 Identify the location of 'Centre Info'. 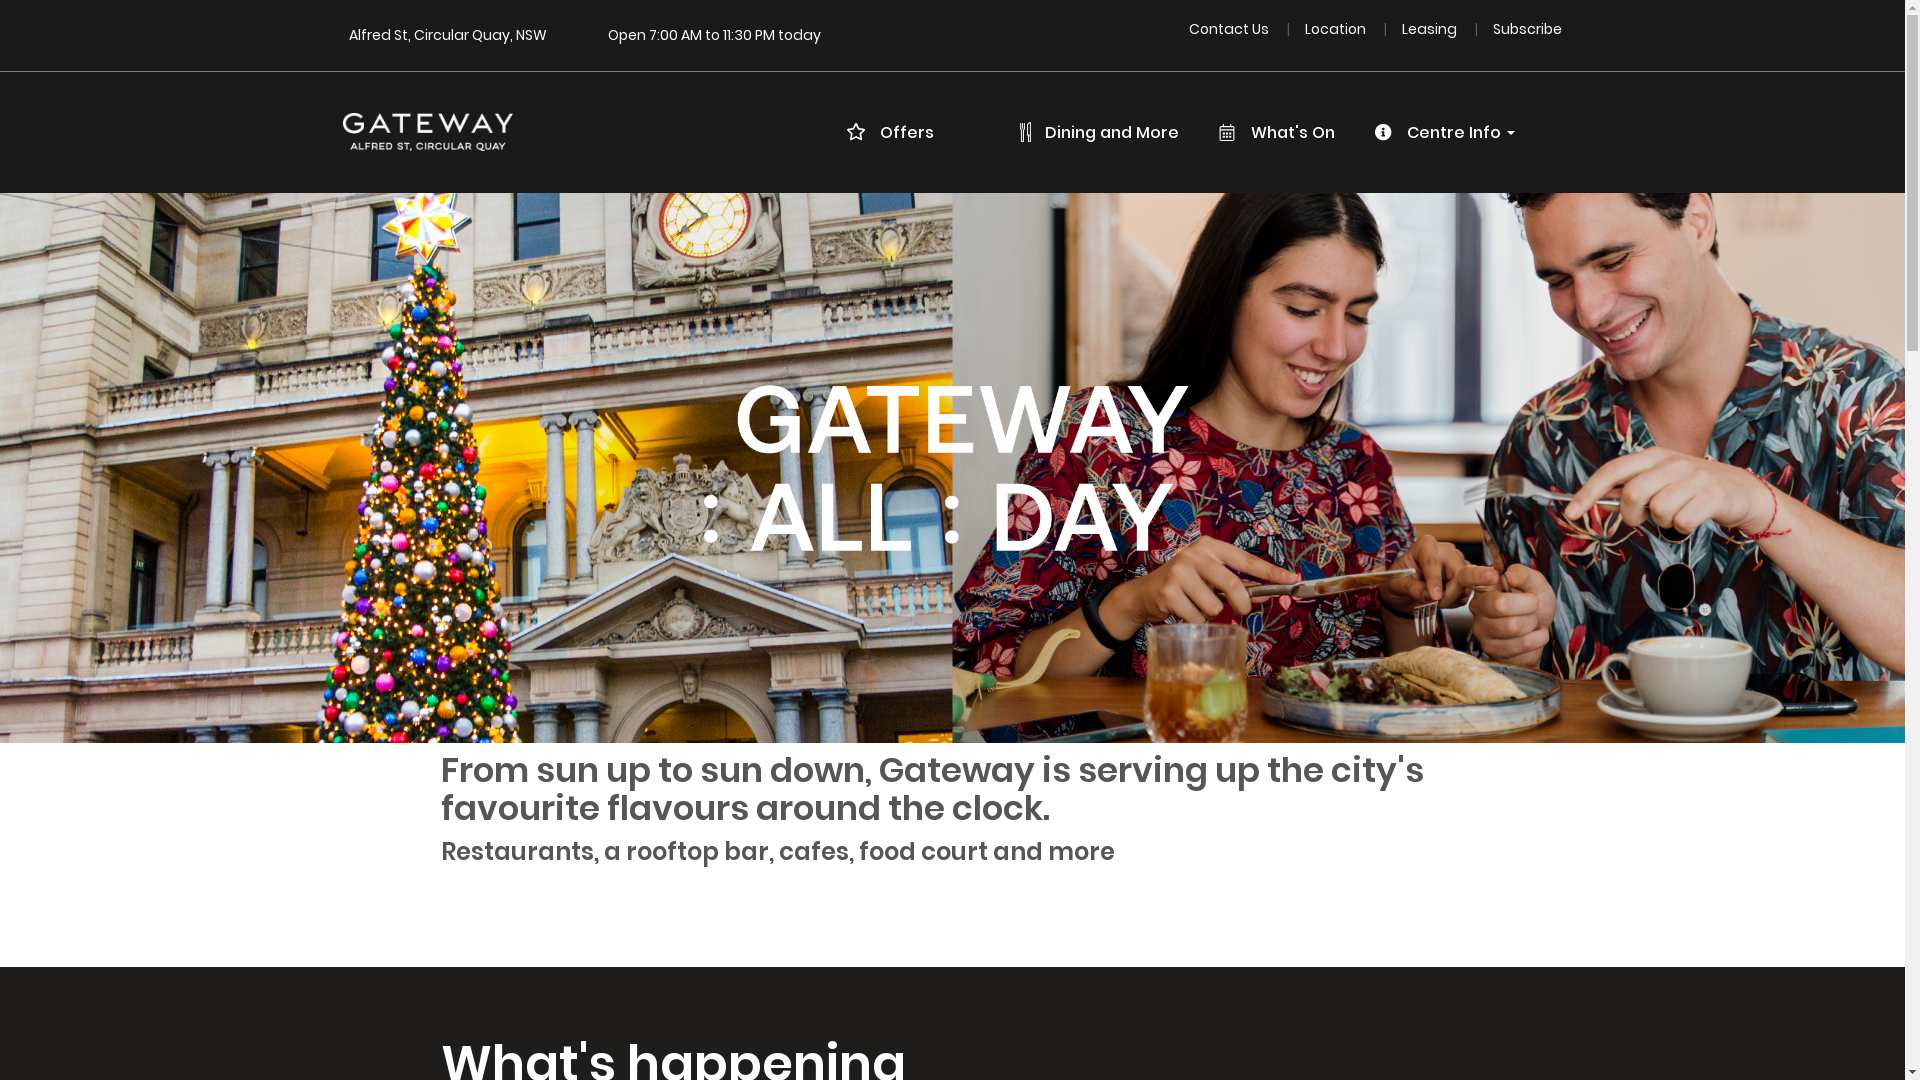
(1451, 132).